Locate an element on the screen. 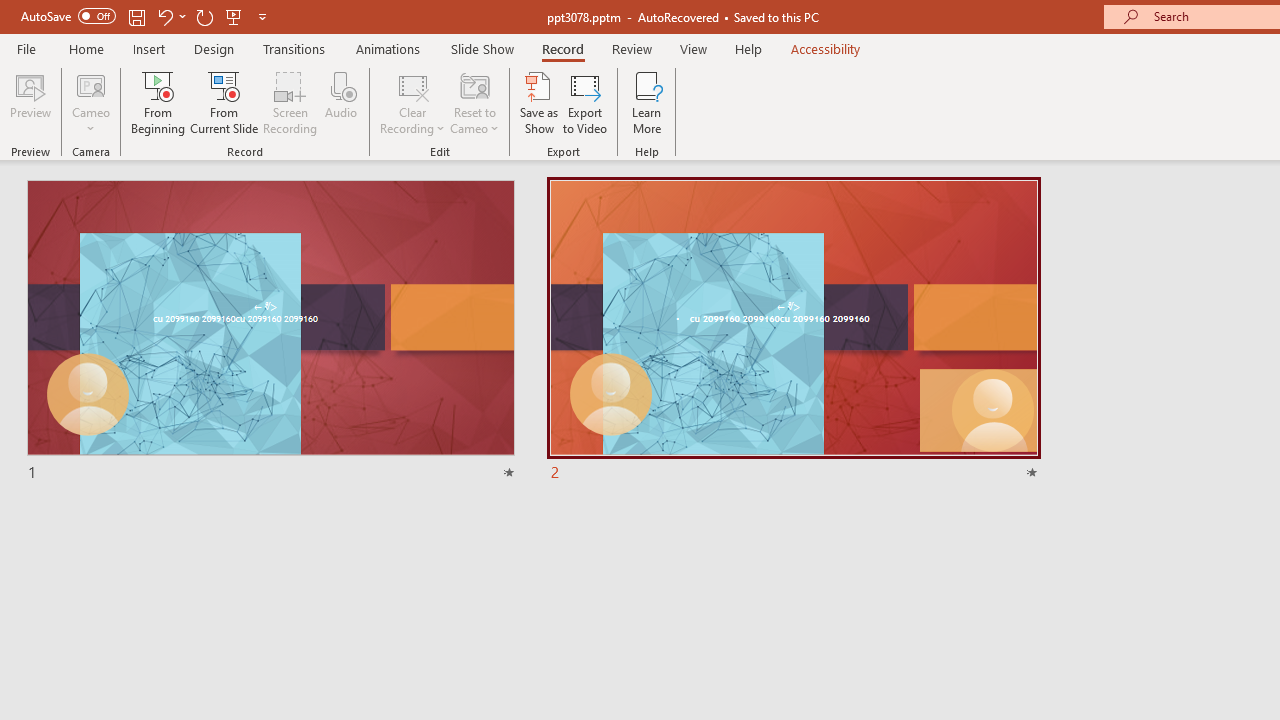 This screenshot has height=720, width=1280. 'Clear Recording' is located at coordinates (411, 103).